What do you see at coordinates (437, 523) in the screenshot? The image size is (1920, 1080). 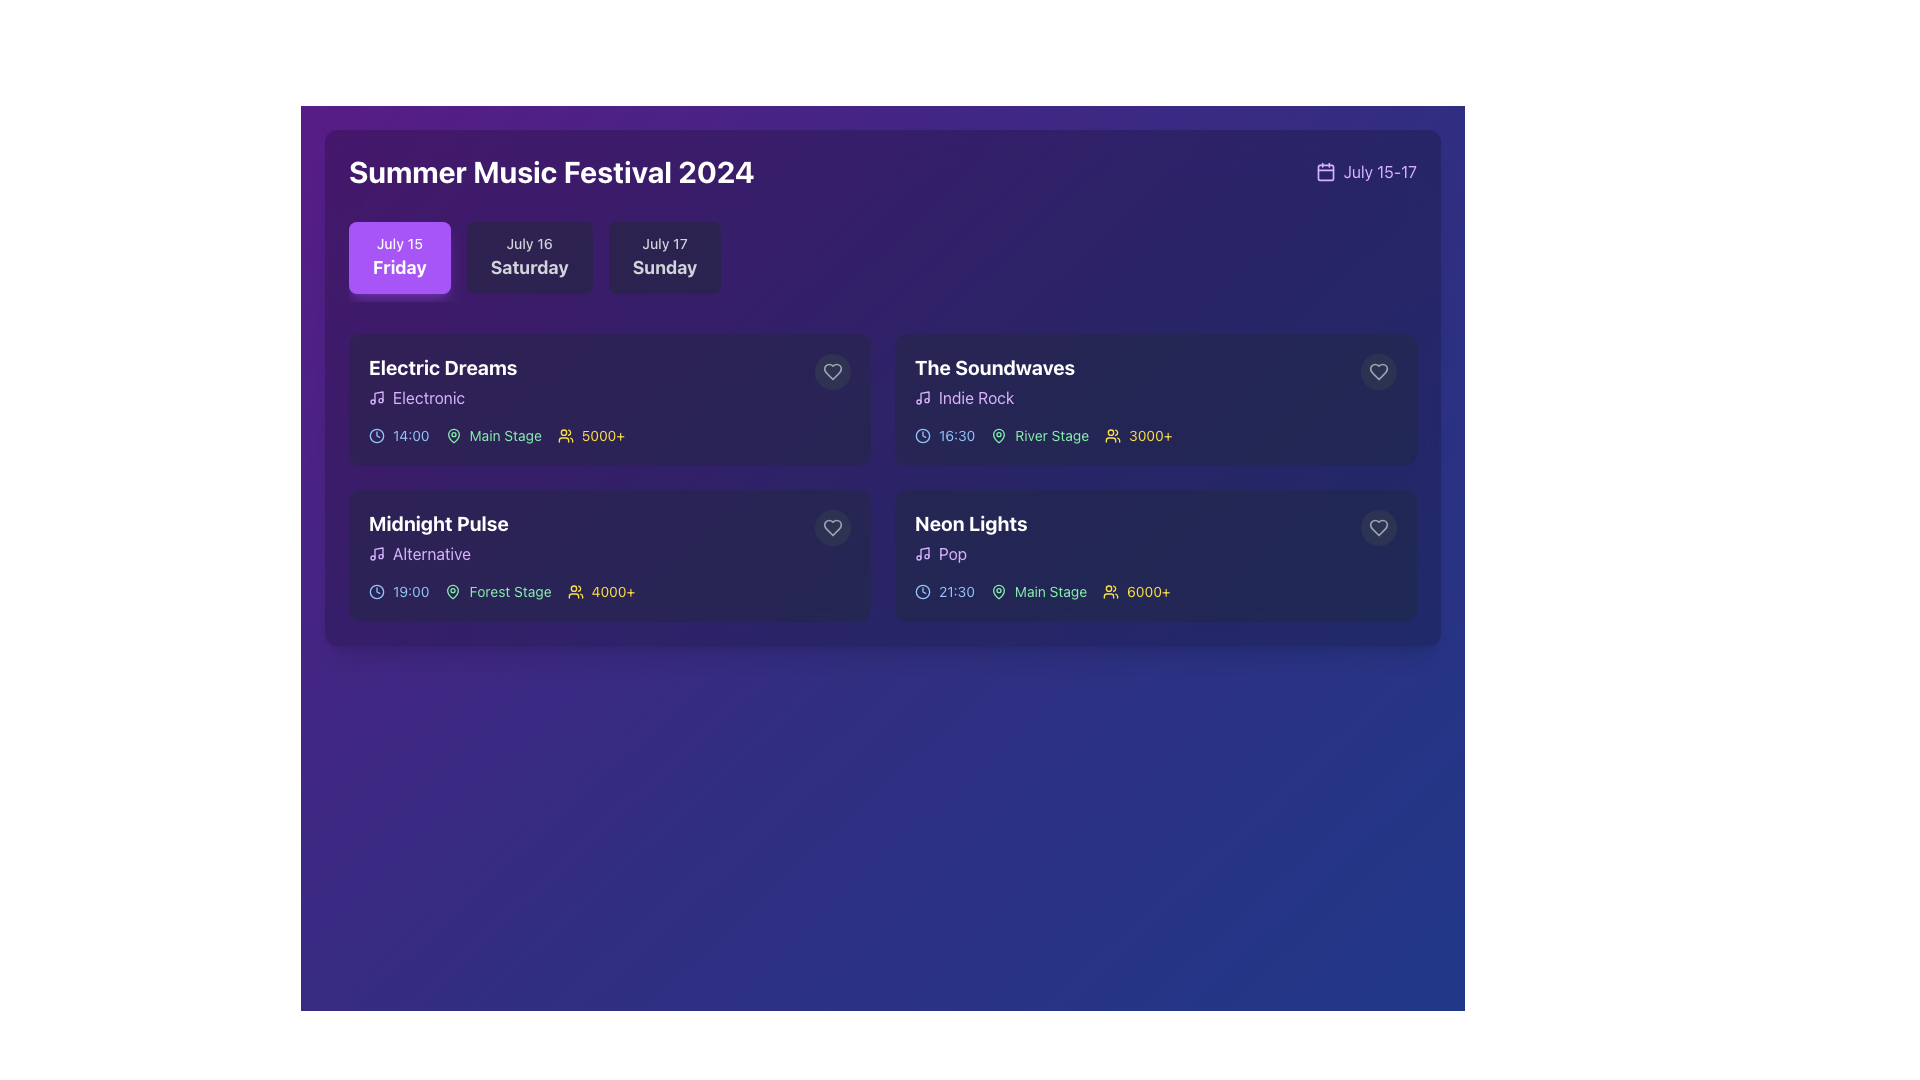 I see `the text label that serves as the title for the event 'Midnight Pulse', which is positioned at the top of the card displaying event details` at bounding box center [437, 523].